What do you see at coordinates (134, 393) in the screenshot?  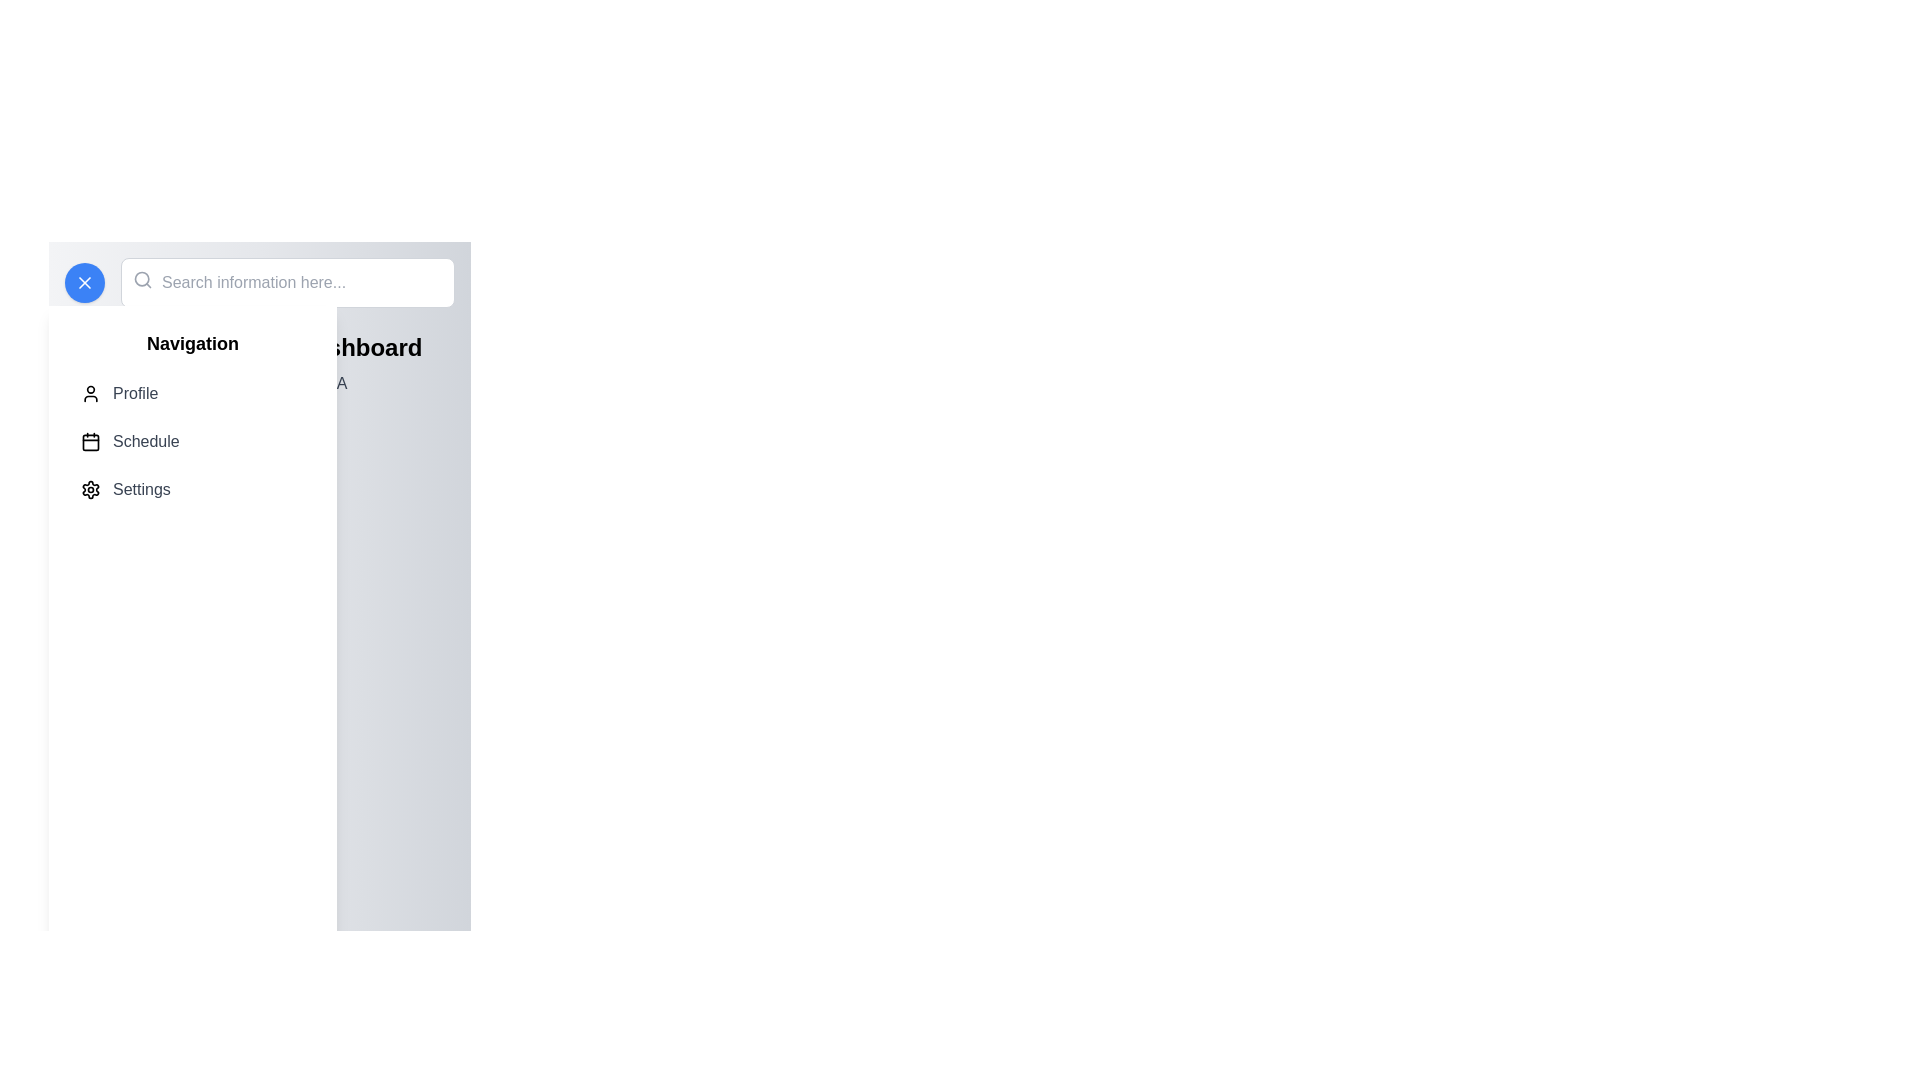 I see `the user profile label located in the sidebar menu under the 'Navigation' header, positioned to the right of the user profile icon` at bounding box center [134, 393].